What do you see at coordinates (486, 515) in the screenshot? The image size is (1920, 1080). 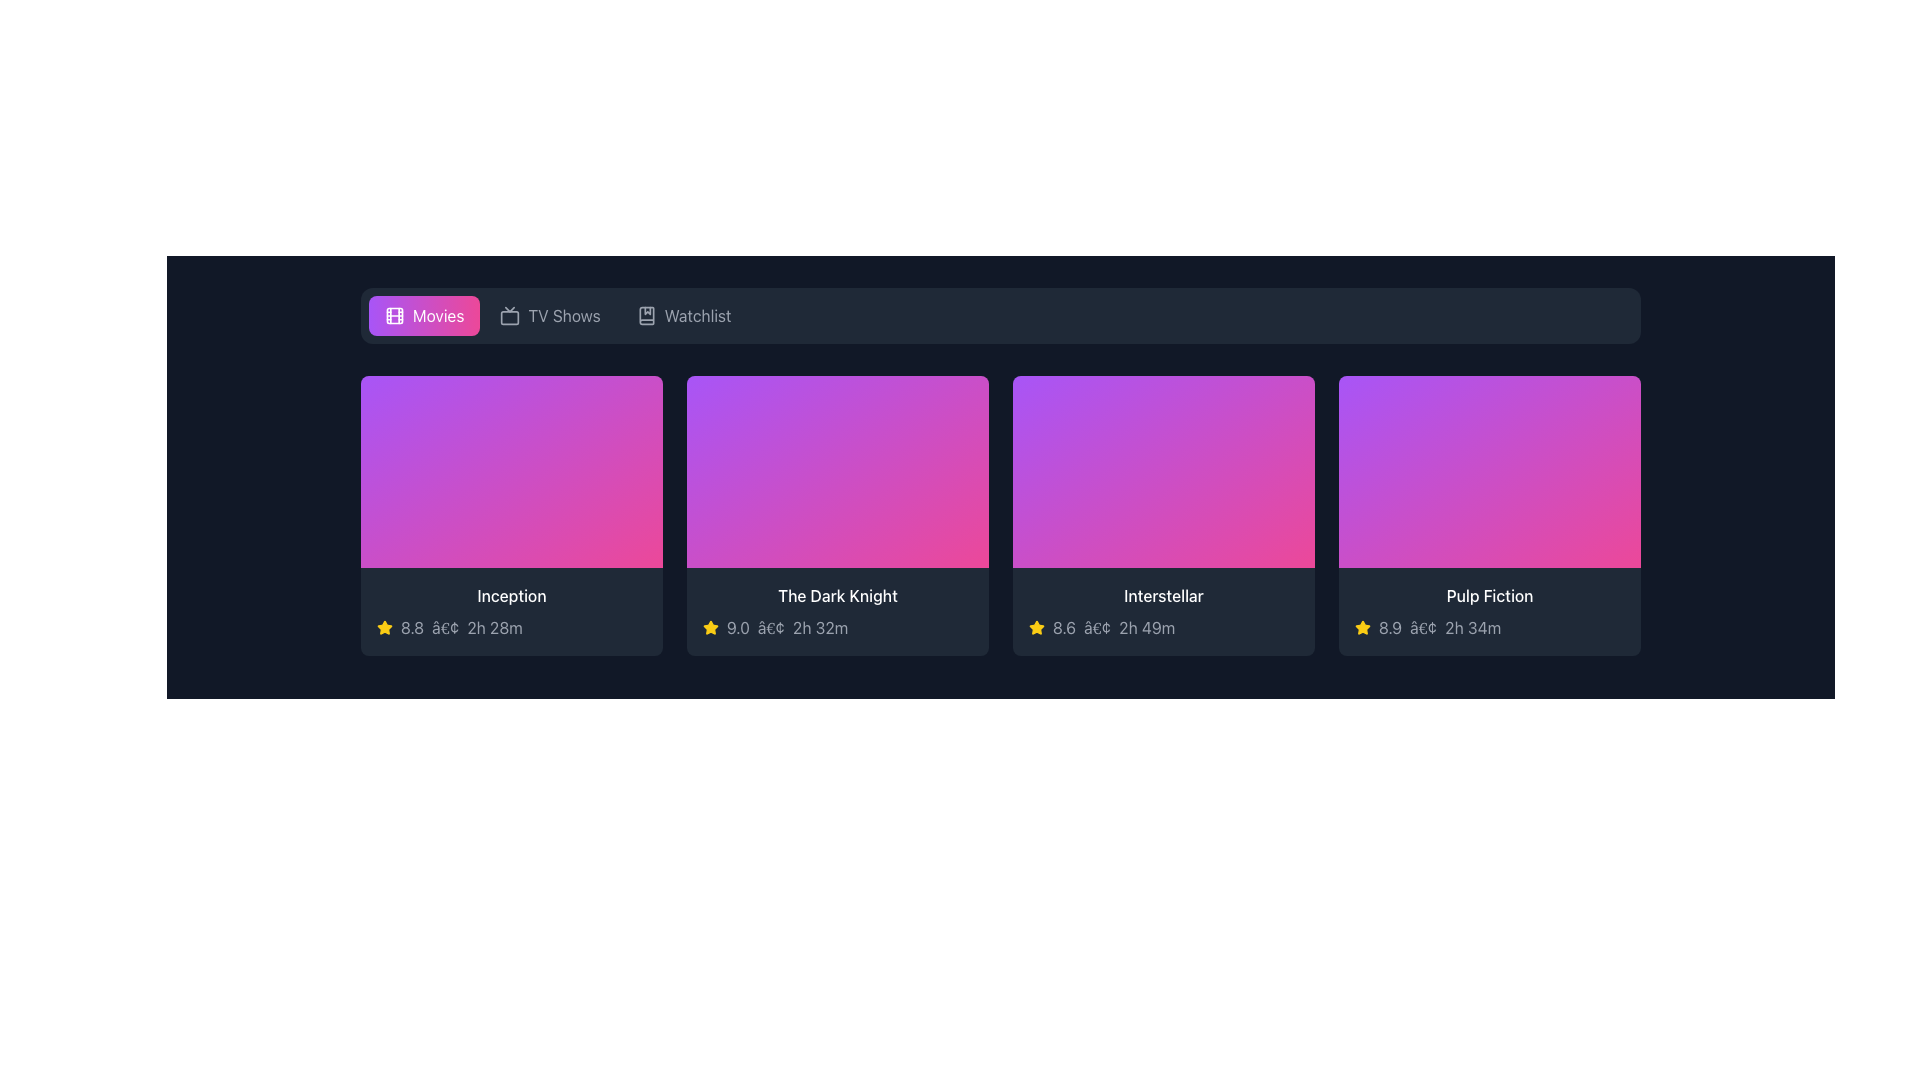 I see `triangular 'play' icon located in the upper central region of the 'Inception' movie tile card, above the title and rating details` at bounding box center [486, 515].